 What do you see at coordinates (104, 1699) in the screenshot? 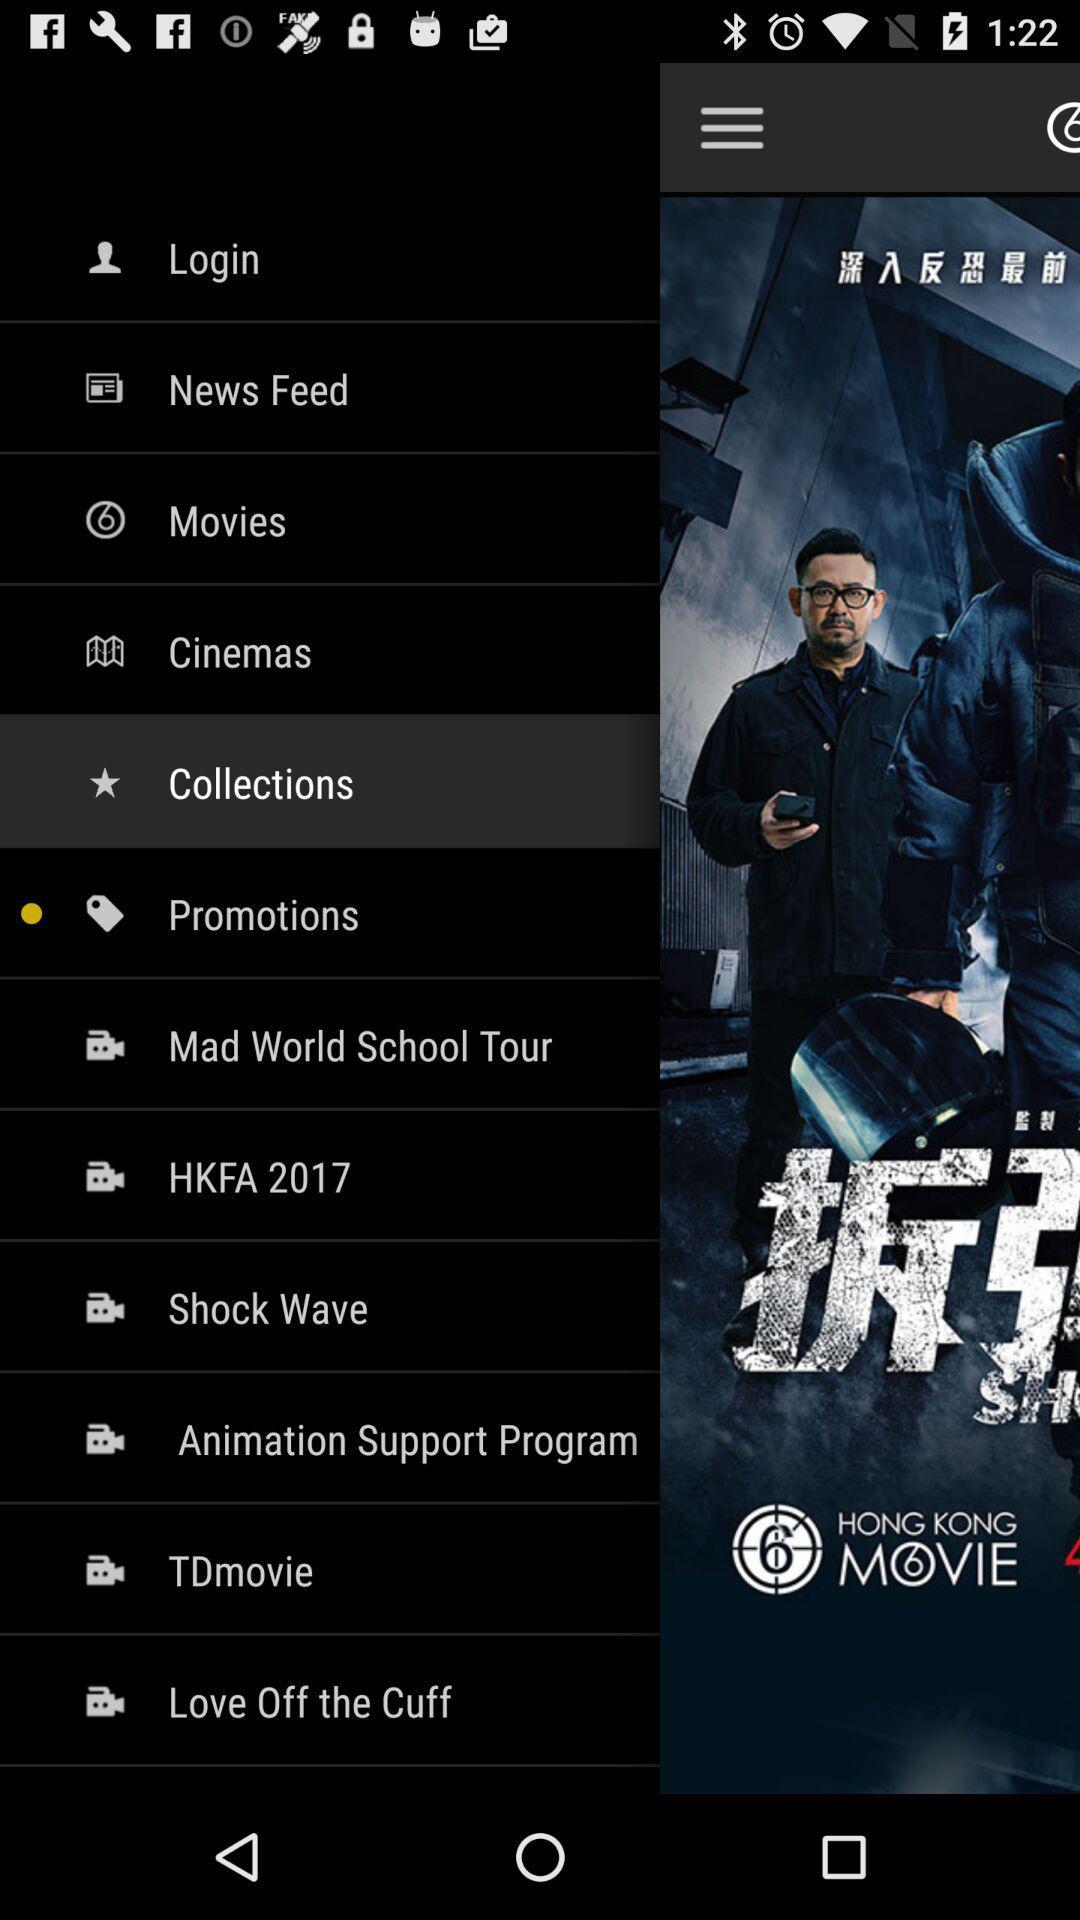
I see `the icon which is beside the love off the cuff` at bounding box center [104, 1699].